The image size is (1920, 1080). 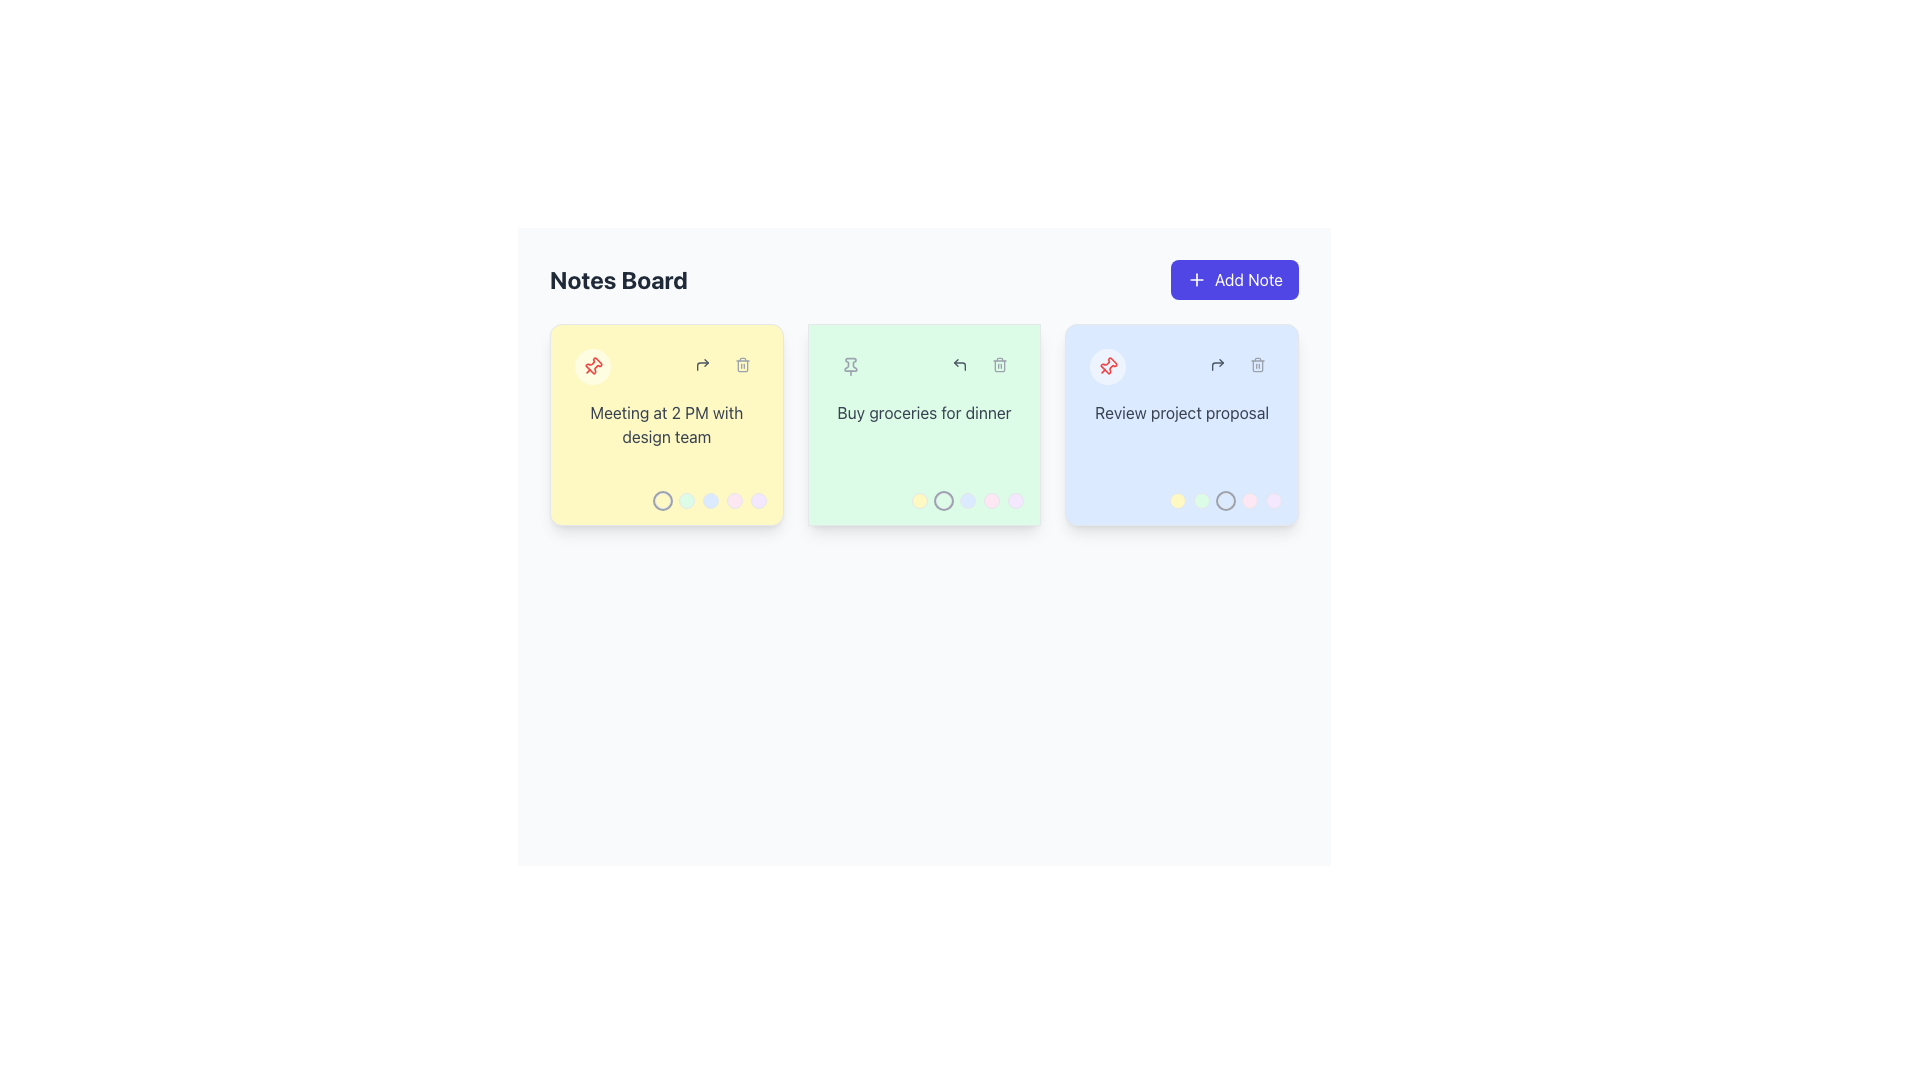 I want to click on the small, circular button with a pink background and light gray border located at the fourth position among five buttons at the bottom-right corner of the green section, so click(x=992, y=500).